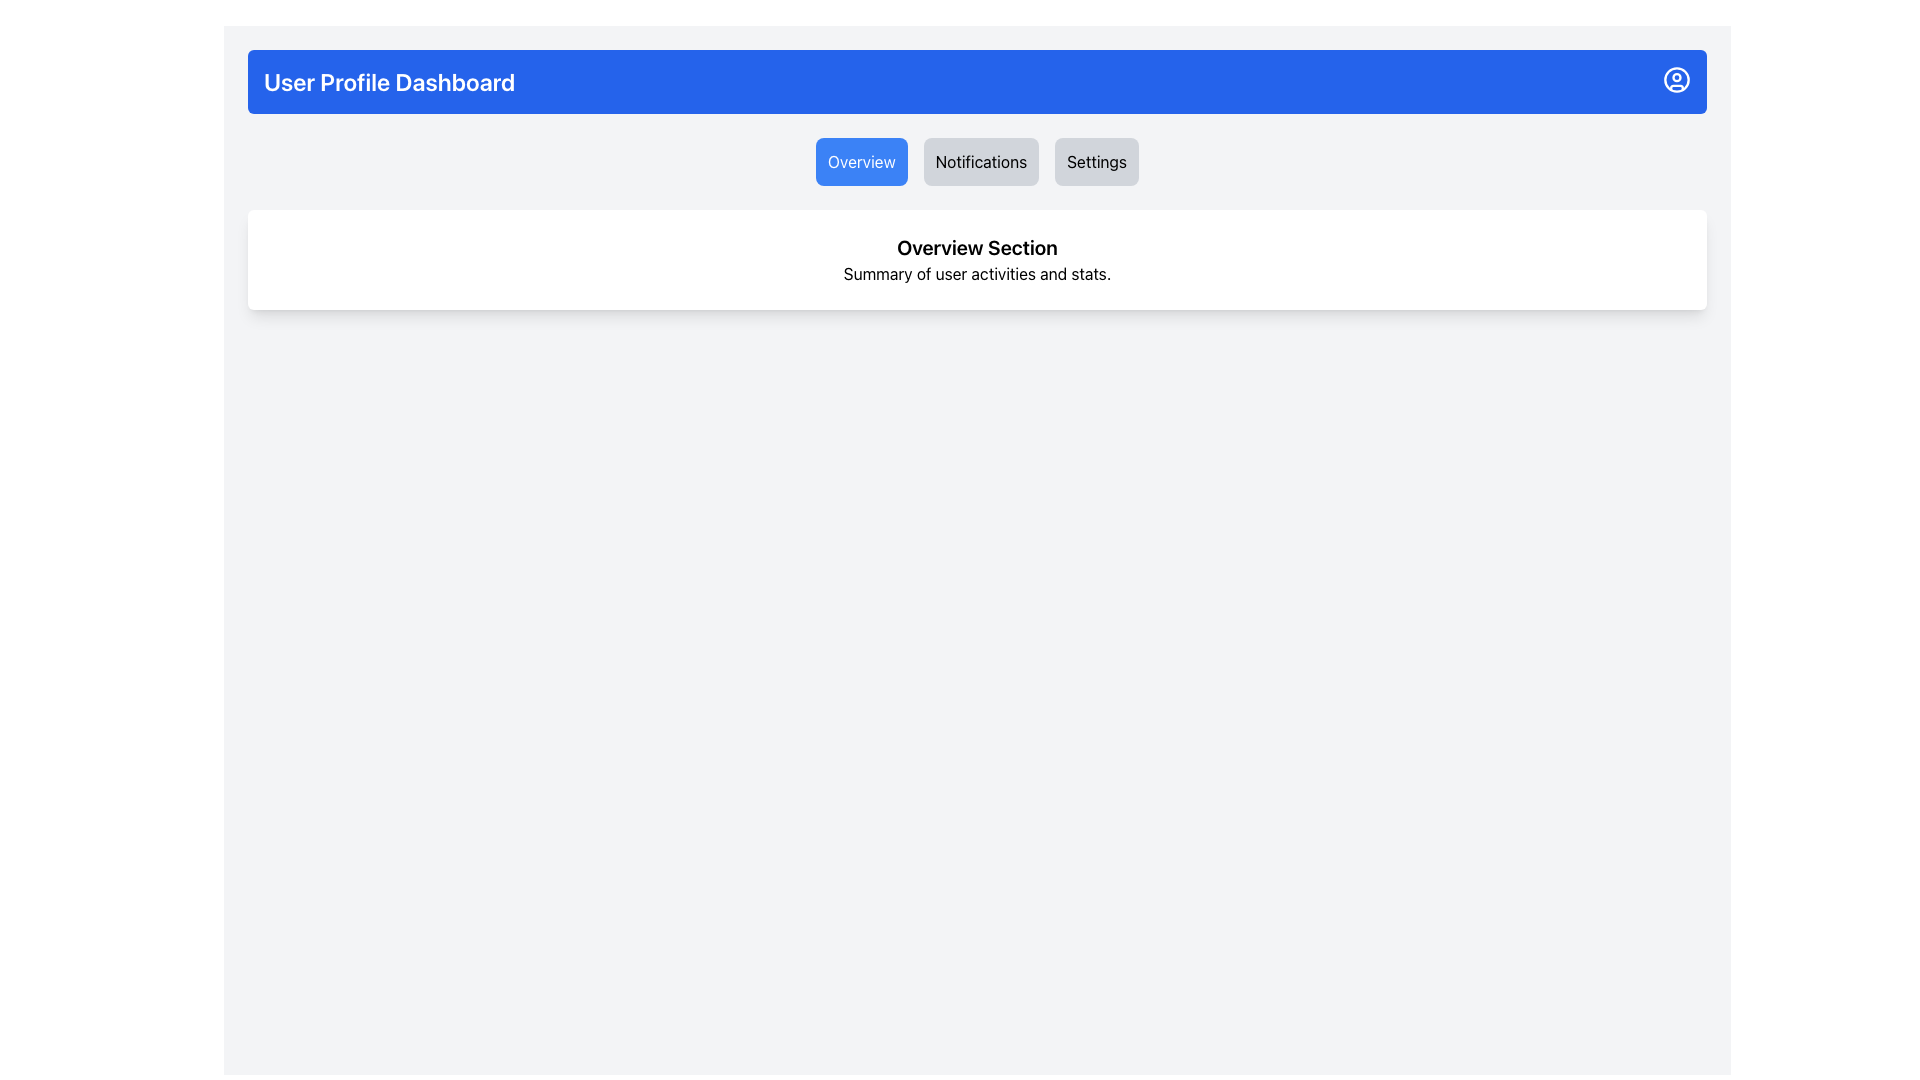 This screenshot has width=1920, height=1080. I want to click on the settings button, which is the third button from the left in a row of three buttons below the blue header bar, so click(1096, 161).